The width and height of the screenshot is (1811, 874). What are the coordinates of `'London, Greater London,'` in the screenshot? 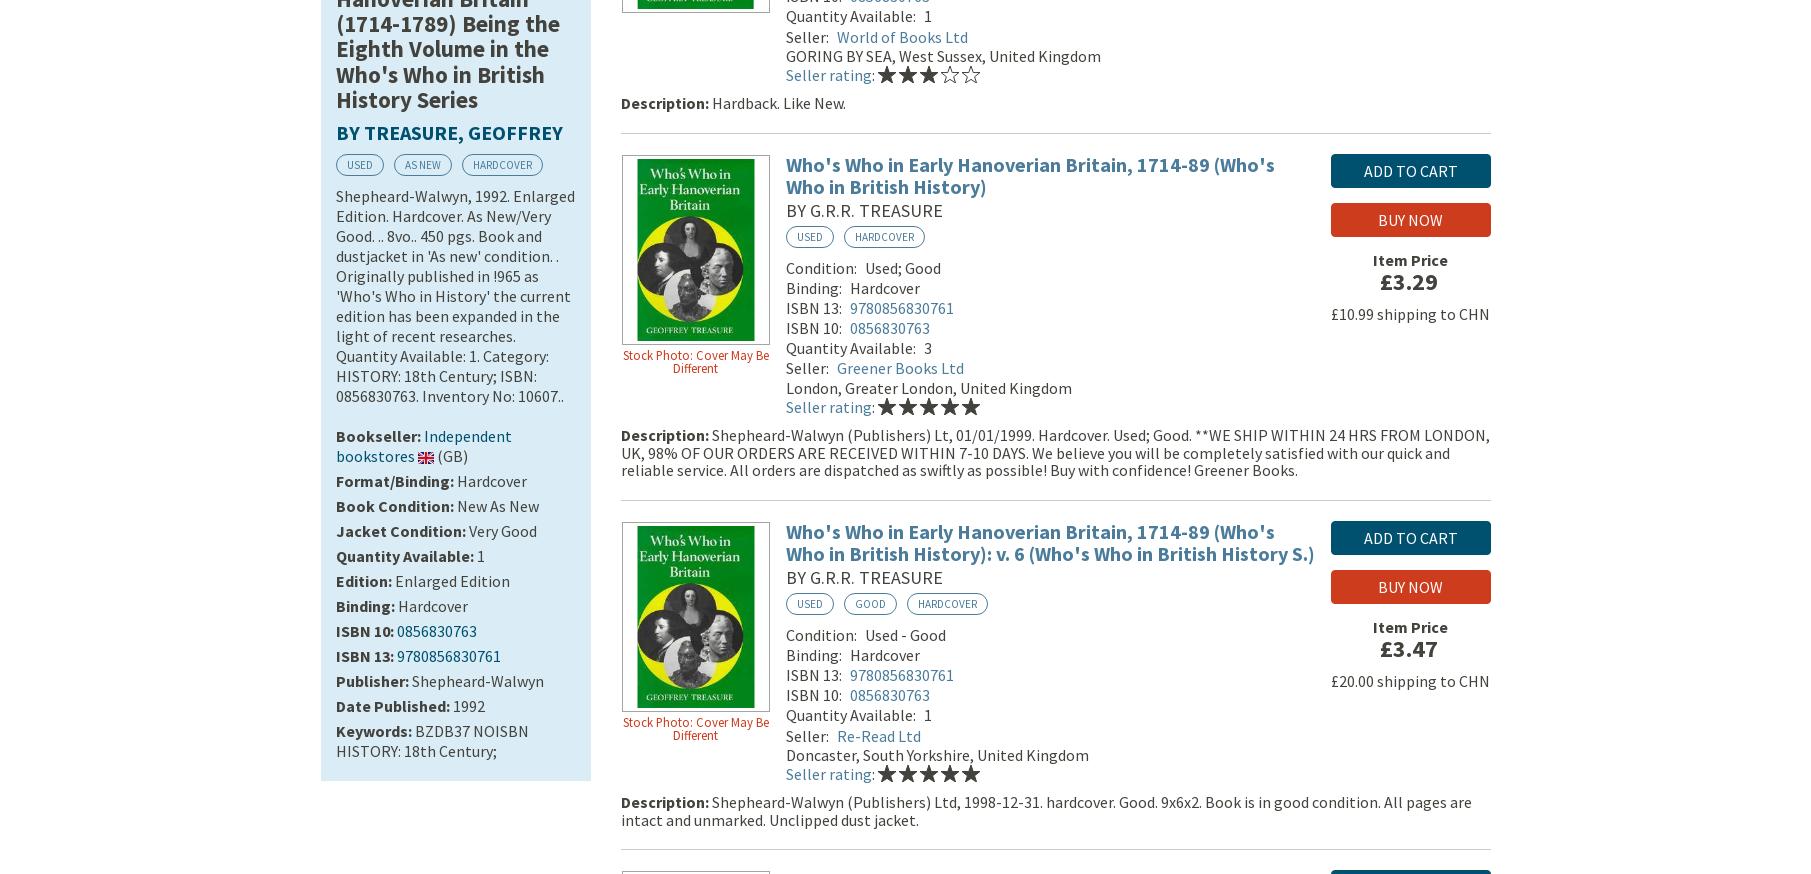 It's located at (871, 391).